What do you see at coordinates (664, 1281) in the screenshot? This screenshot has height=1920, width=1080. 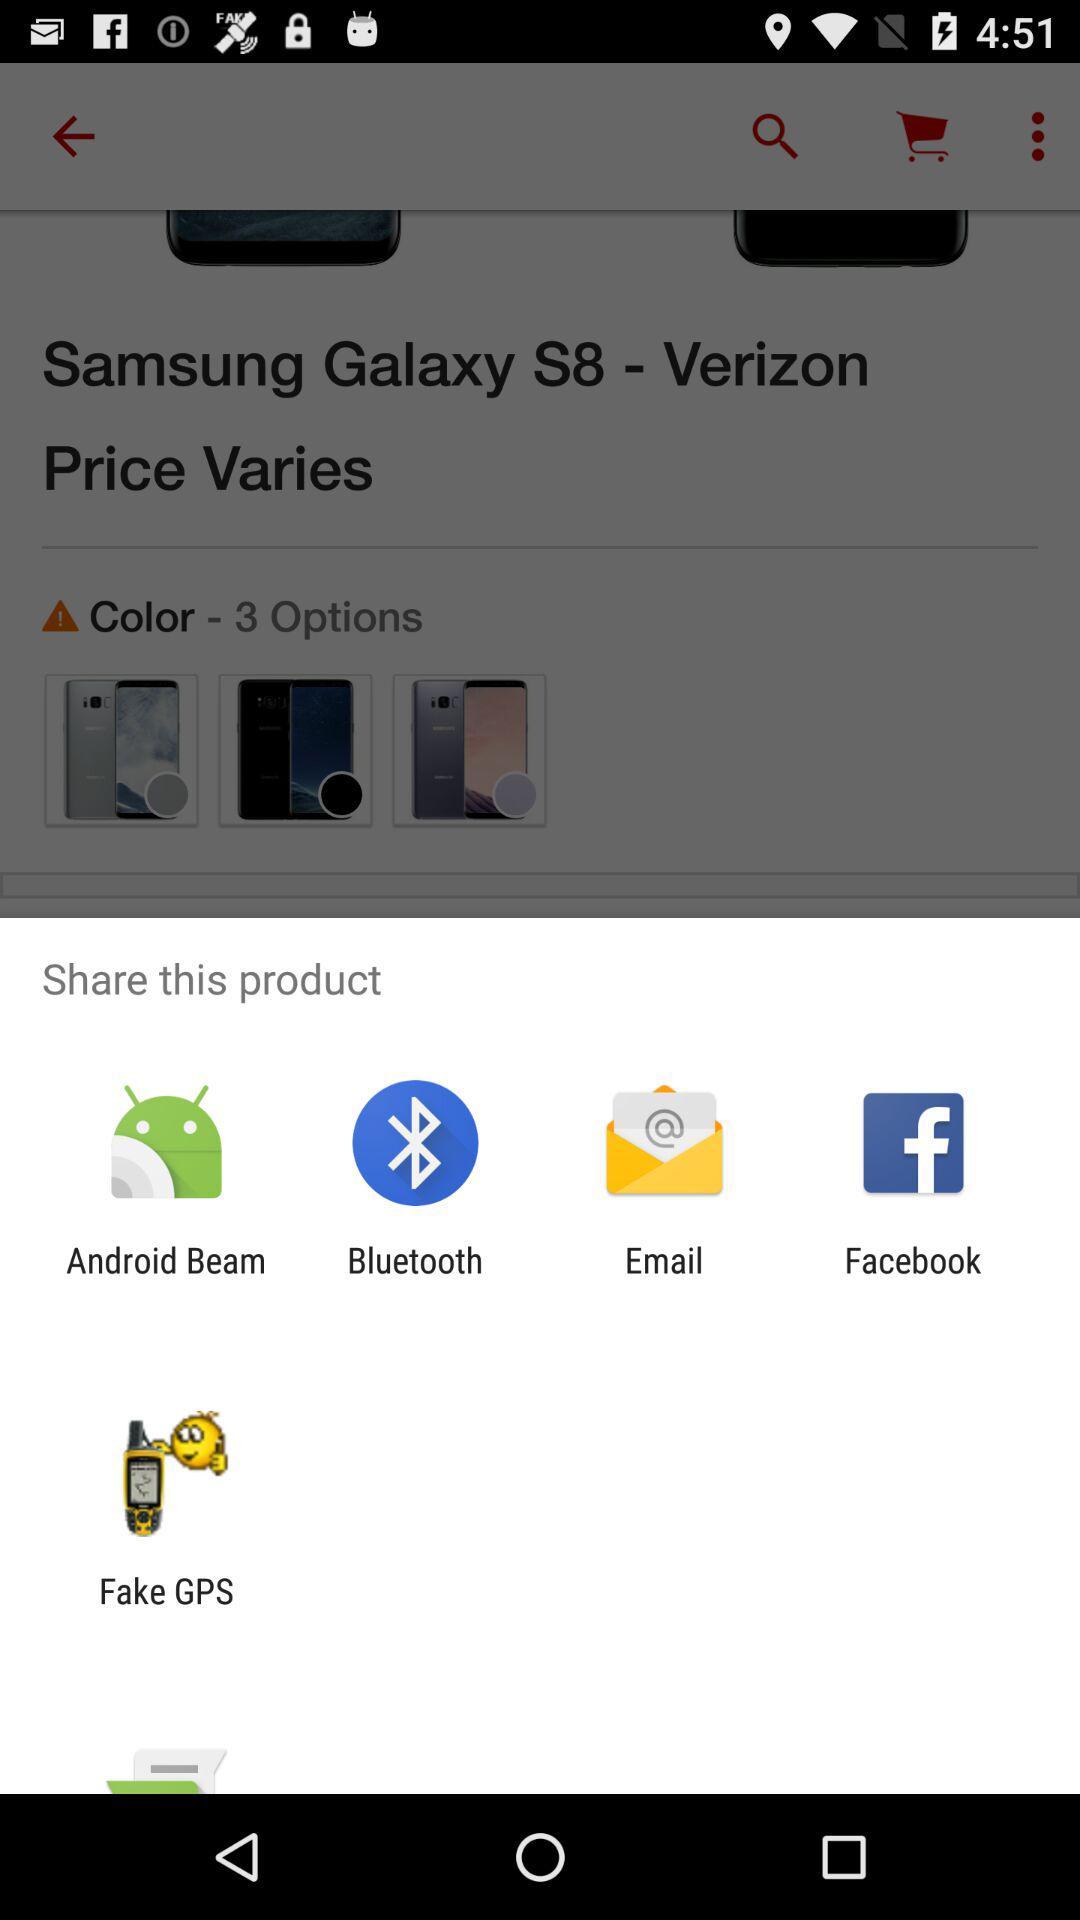 I see `icon to the left of the facebook` at bounding box center [664, 1281].